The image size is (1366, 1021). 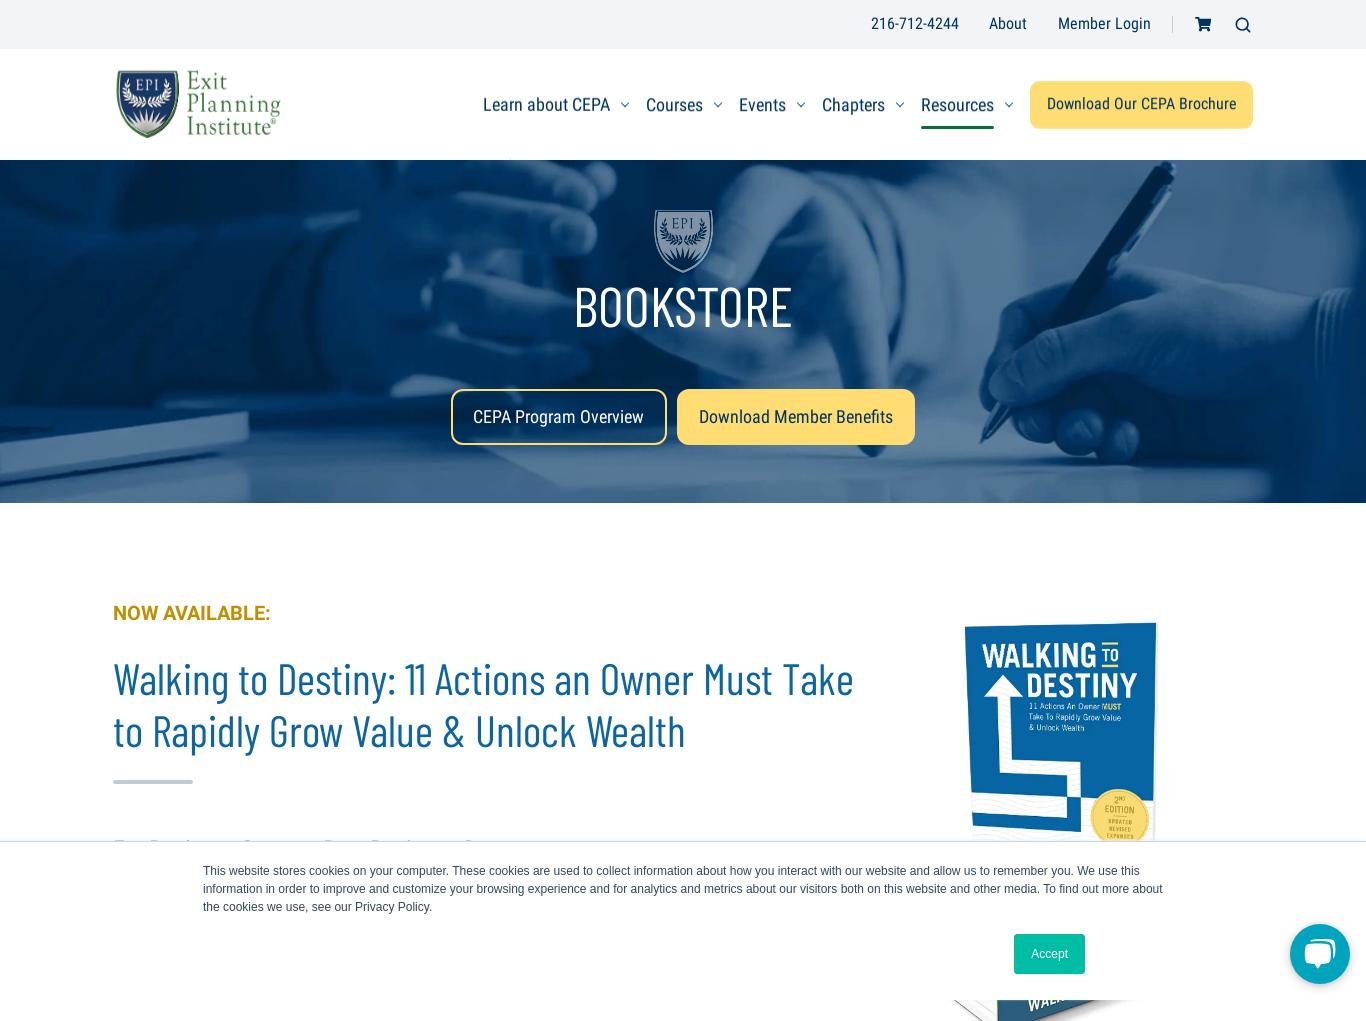 I want to click on 'BOOKSTORE', so click(x=572, y=304).